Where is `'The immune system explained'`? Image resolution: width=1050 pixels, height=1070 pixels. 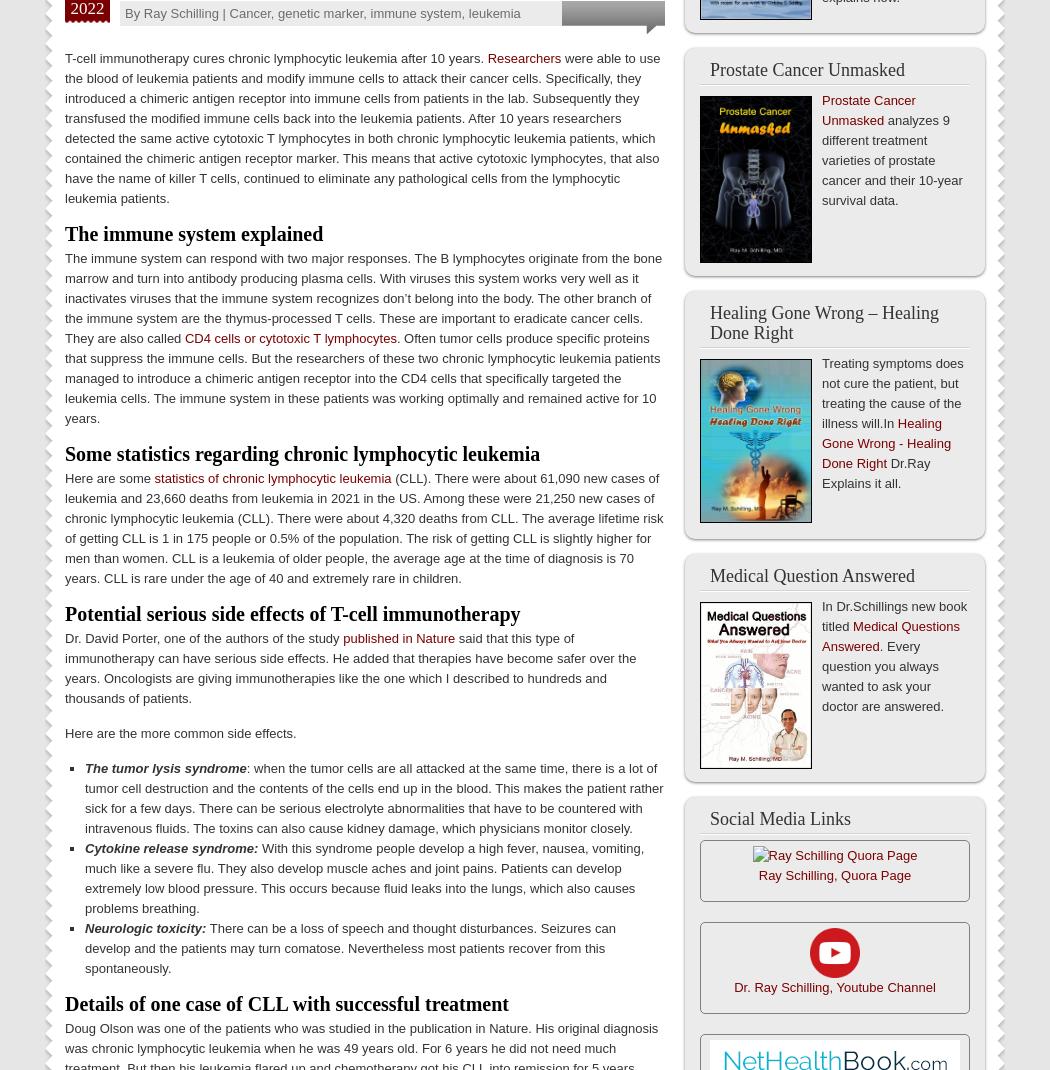 'The immune system explained' is located at coordinates (63, 232).